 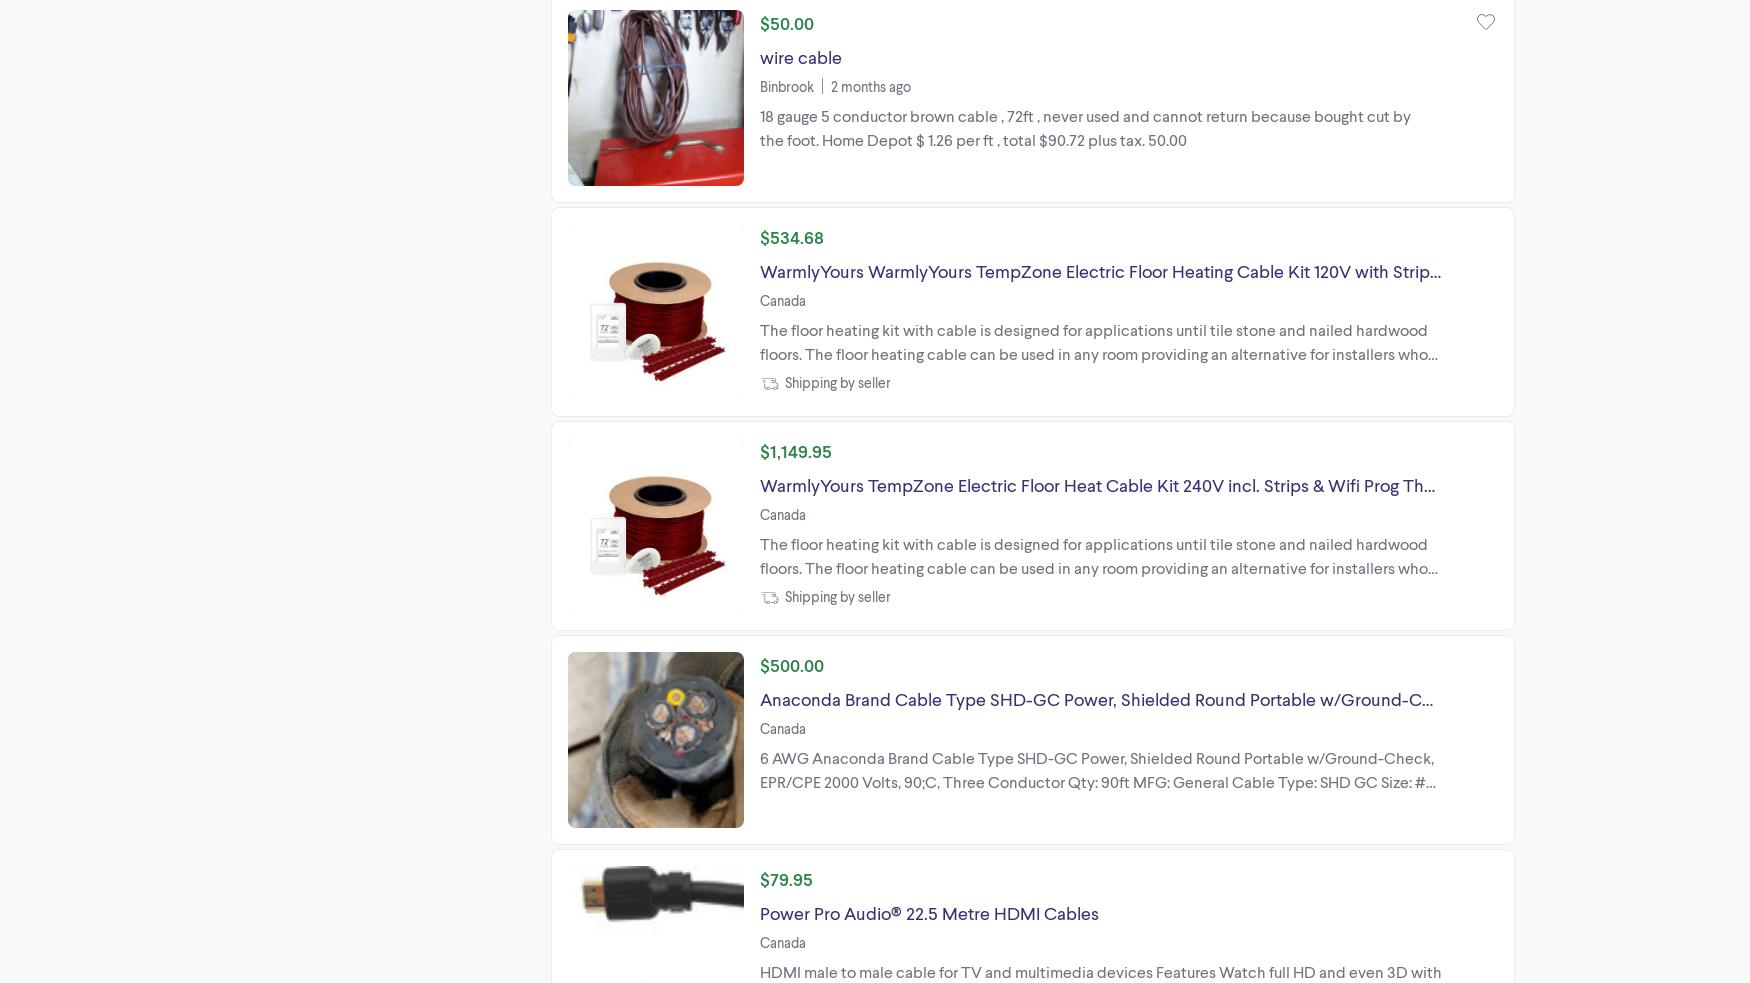 I want to click on 'Binbrook', so click(x=785, y=84).